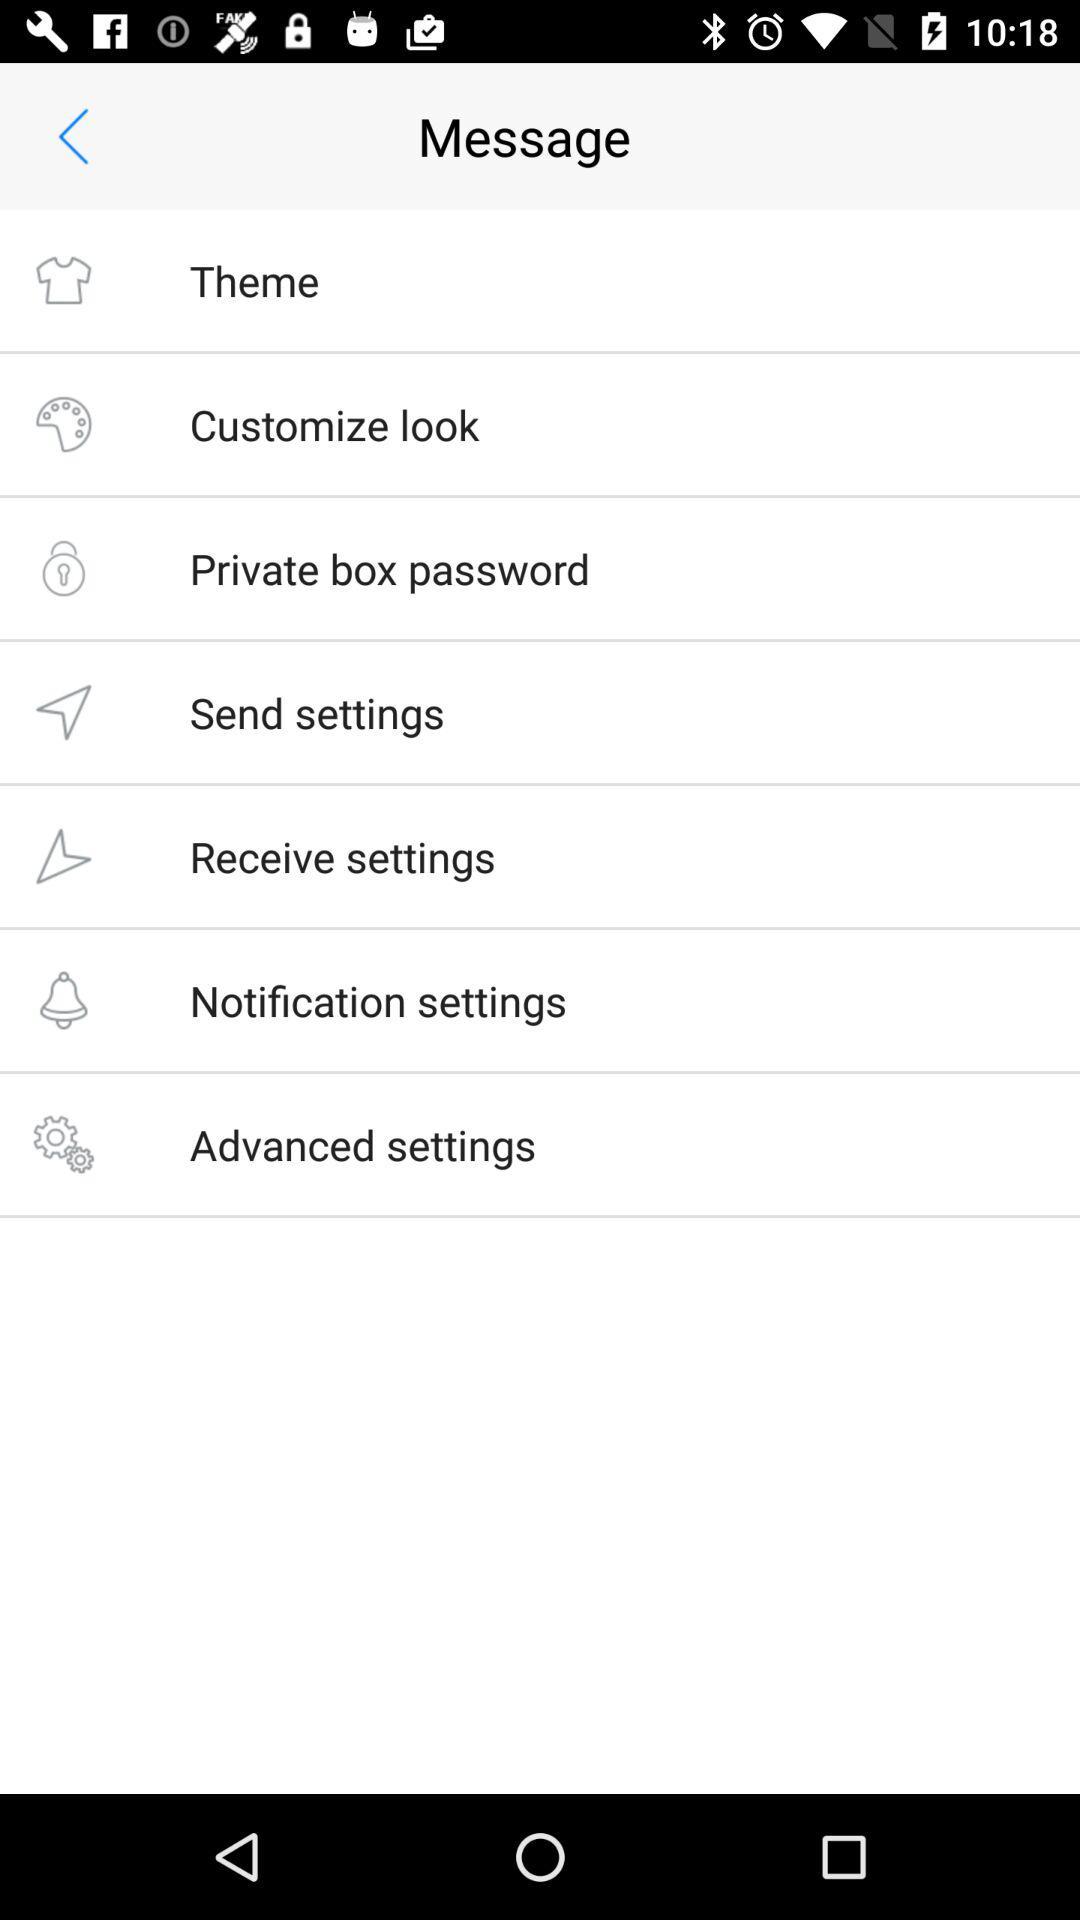 This screenshot has height=1920, width=1080. I want to click on item below theme, so click(333, 423).